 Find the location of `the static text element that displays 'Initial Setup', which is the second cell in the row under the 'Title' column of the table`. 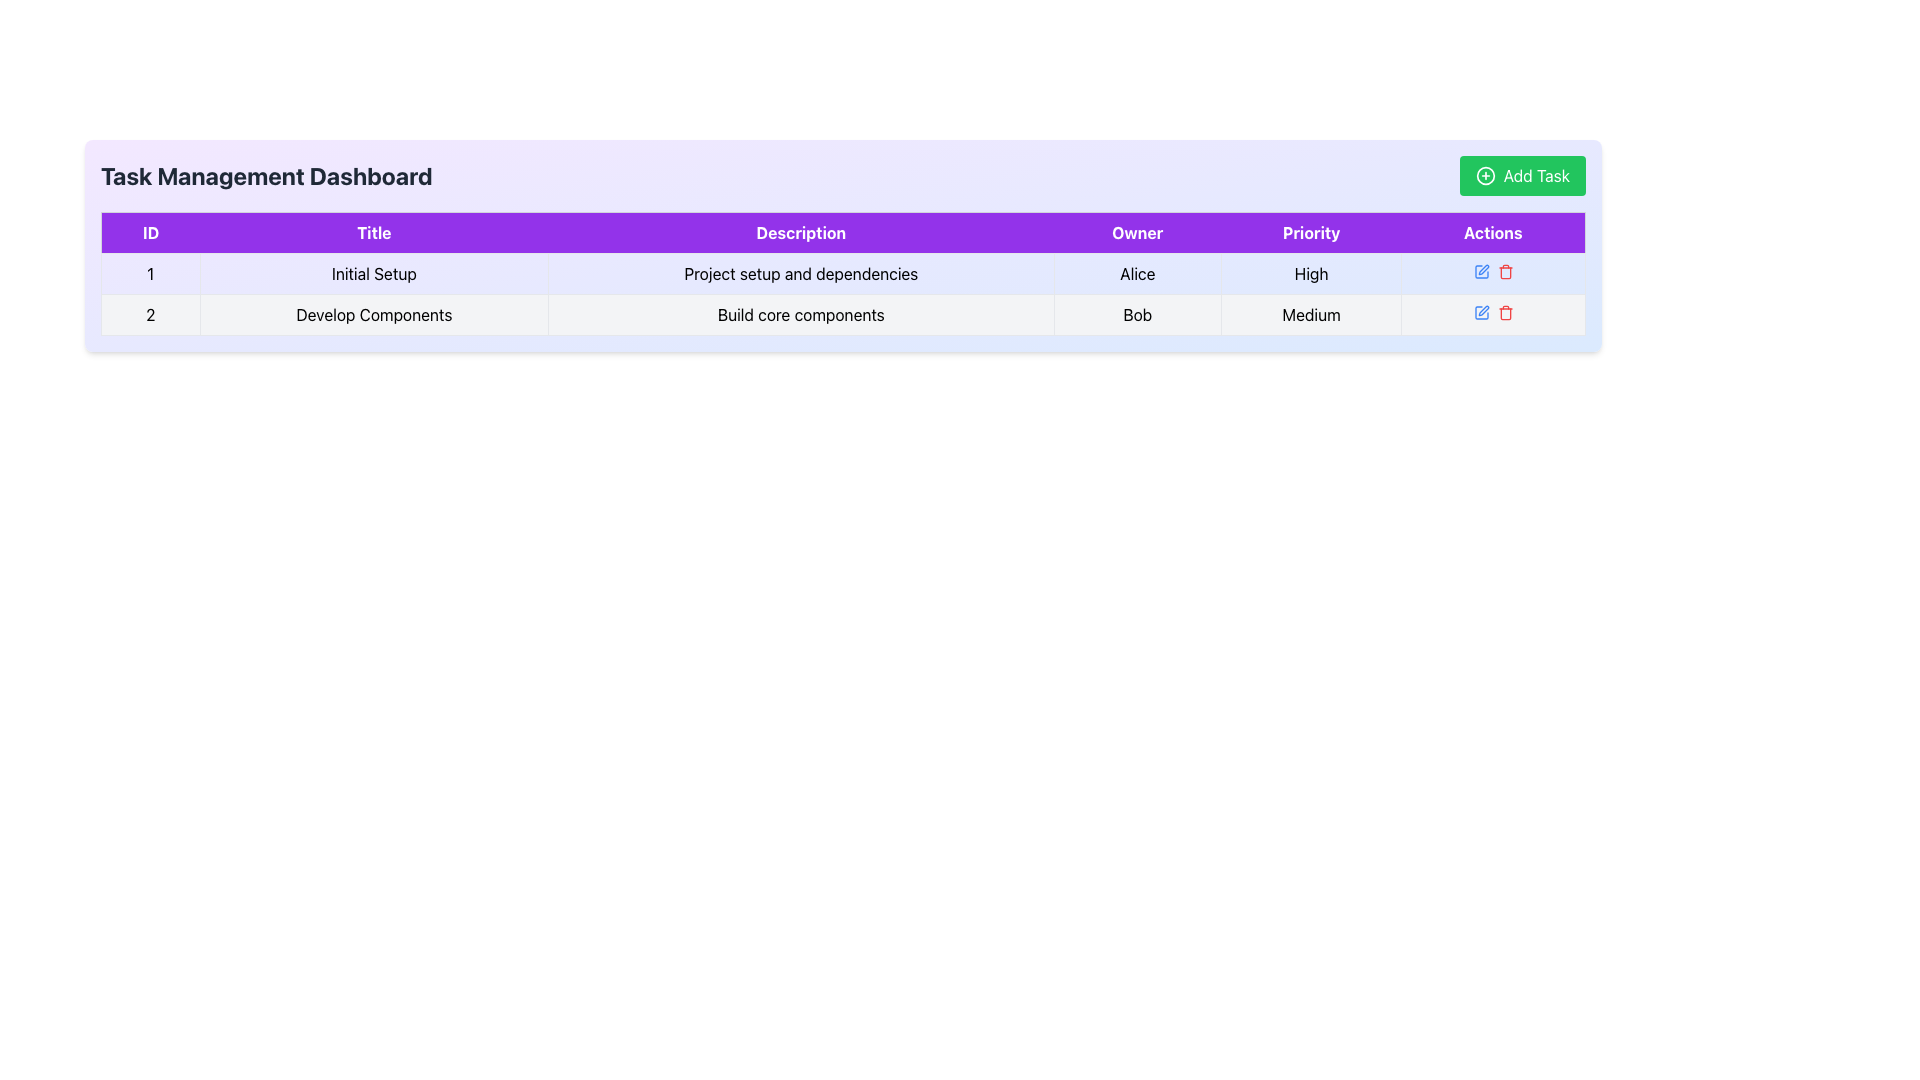

the static text element that displays 'Initial Setup', which is the second cell in the row under the 'Title' column of the table is located at coordinates (374, 273).